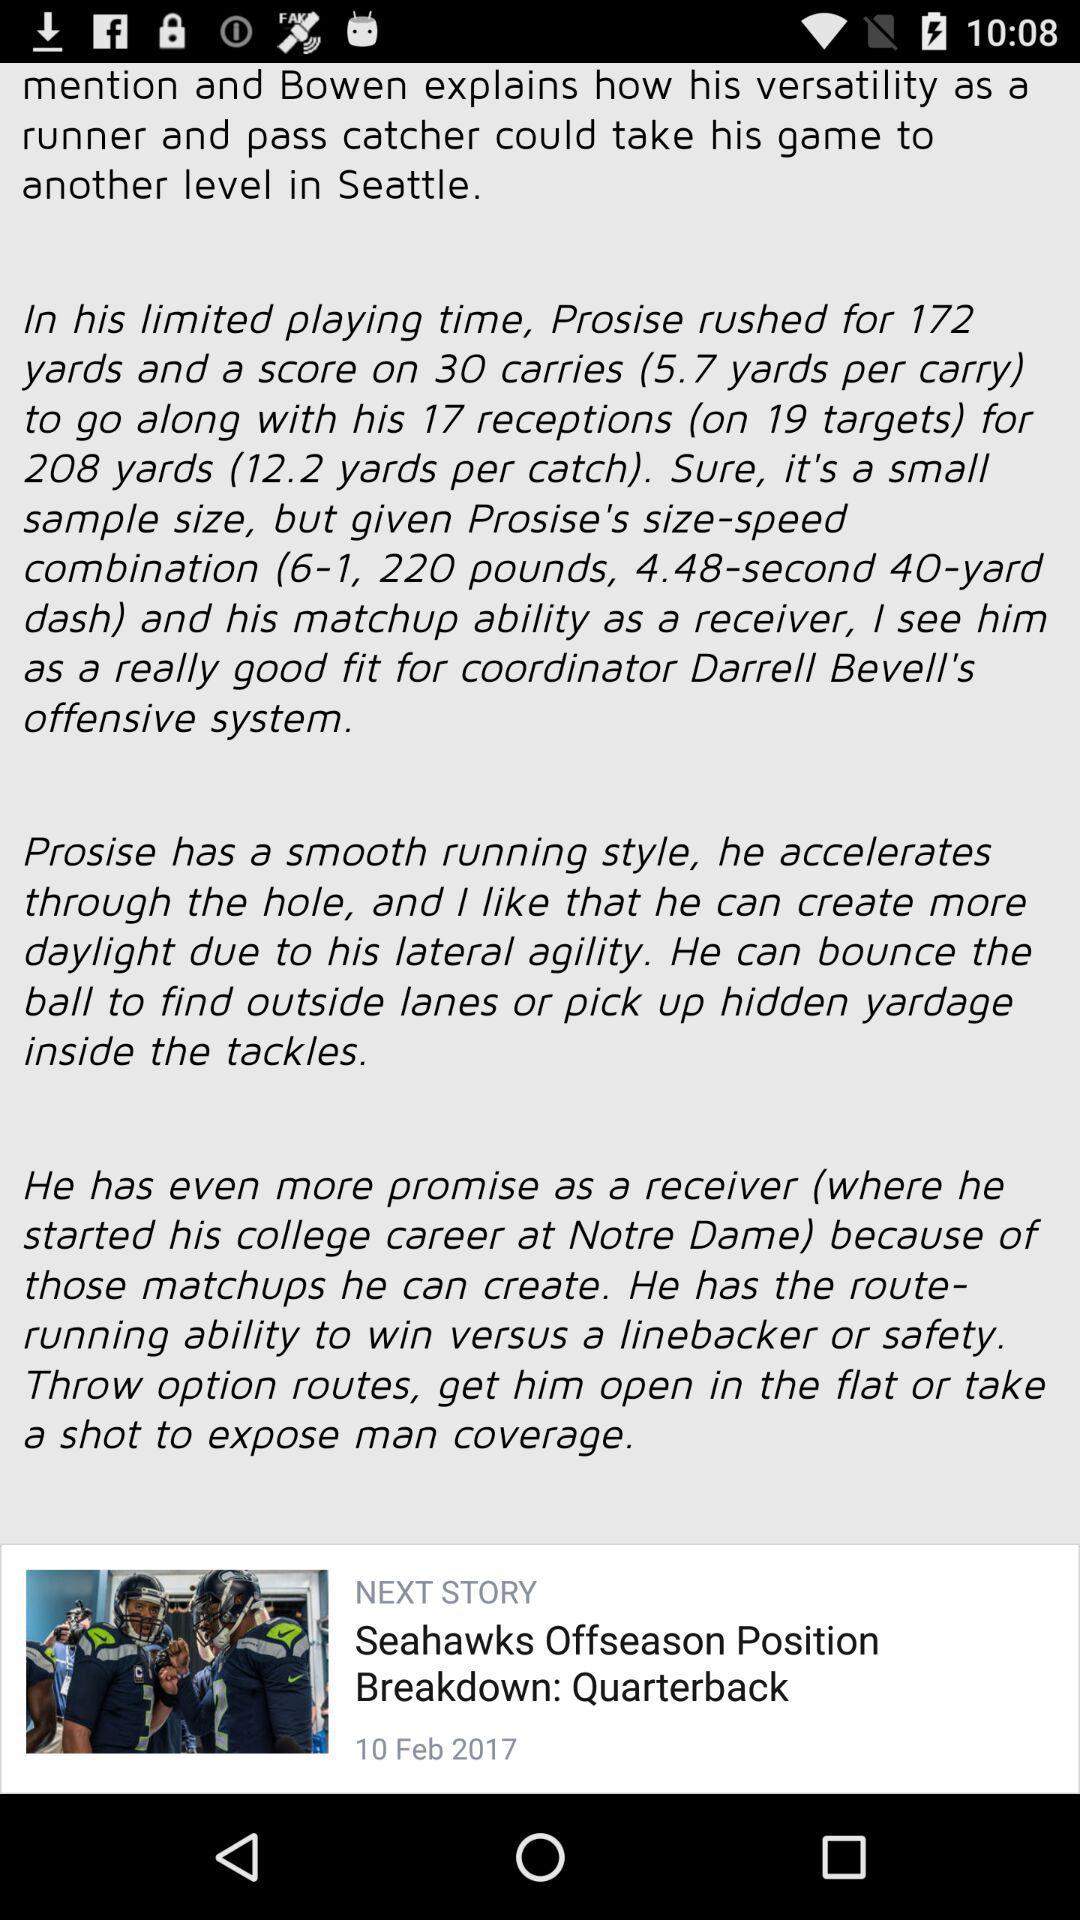  I want to click on for advertisement, so click(540, 901).